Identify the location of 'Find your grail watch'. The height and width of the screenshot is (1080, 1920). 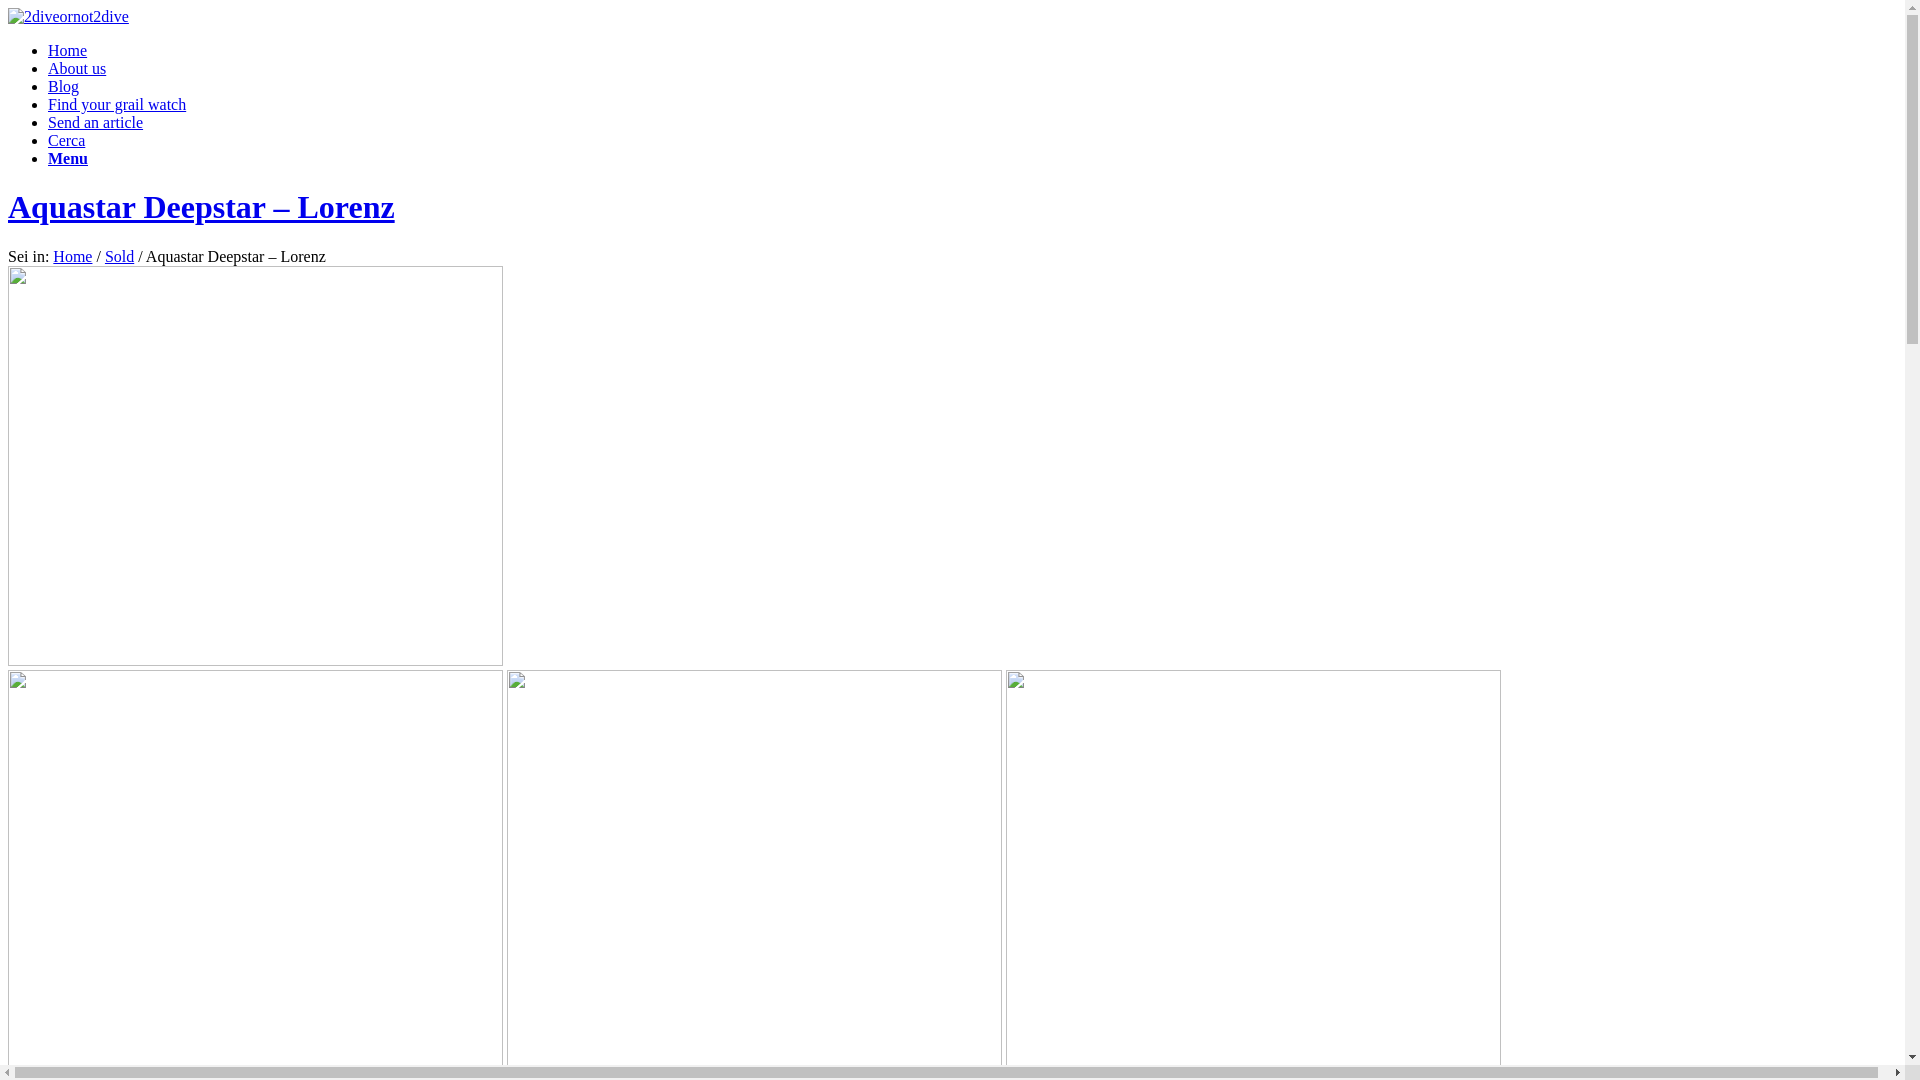
(115, 104).